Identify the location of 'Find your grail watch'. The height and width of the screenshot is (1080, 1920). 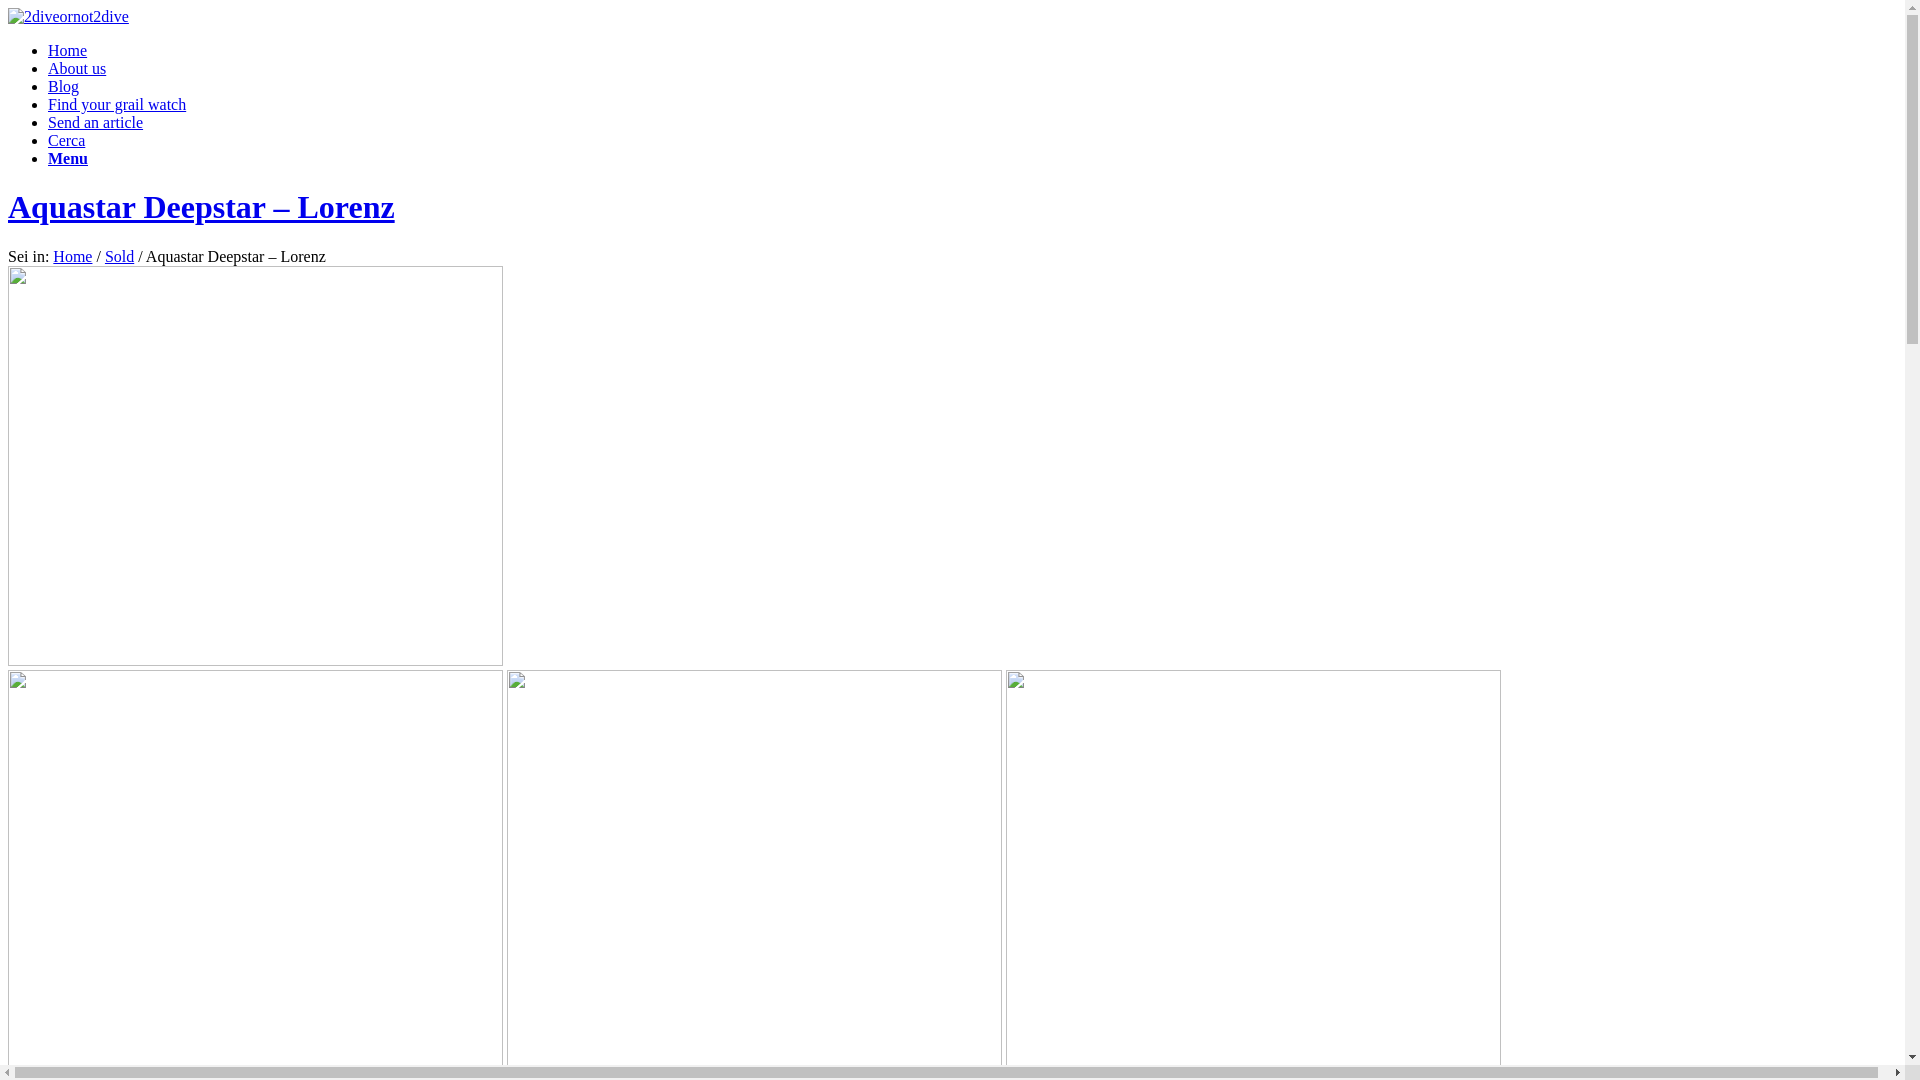
(115, 104).